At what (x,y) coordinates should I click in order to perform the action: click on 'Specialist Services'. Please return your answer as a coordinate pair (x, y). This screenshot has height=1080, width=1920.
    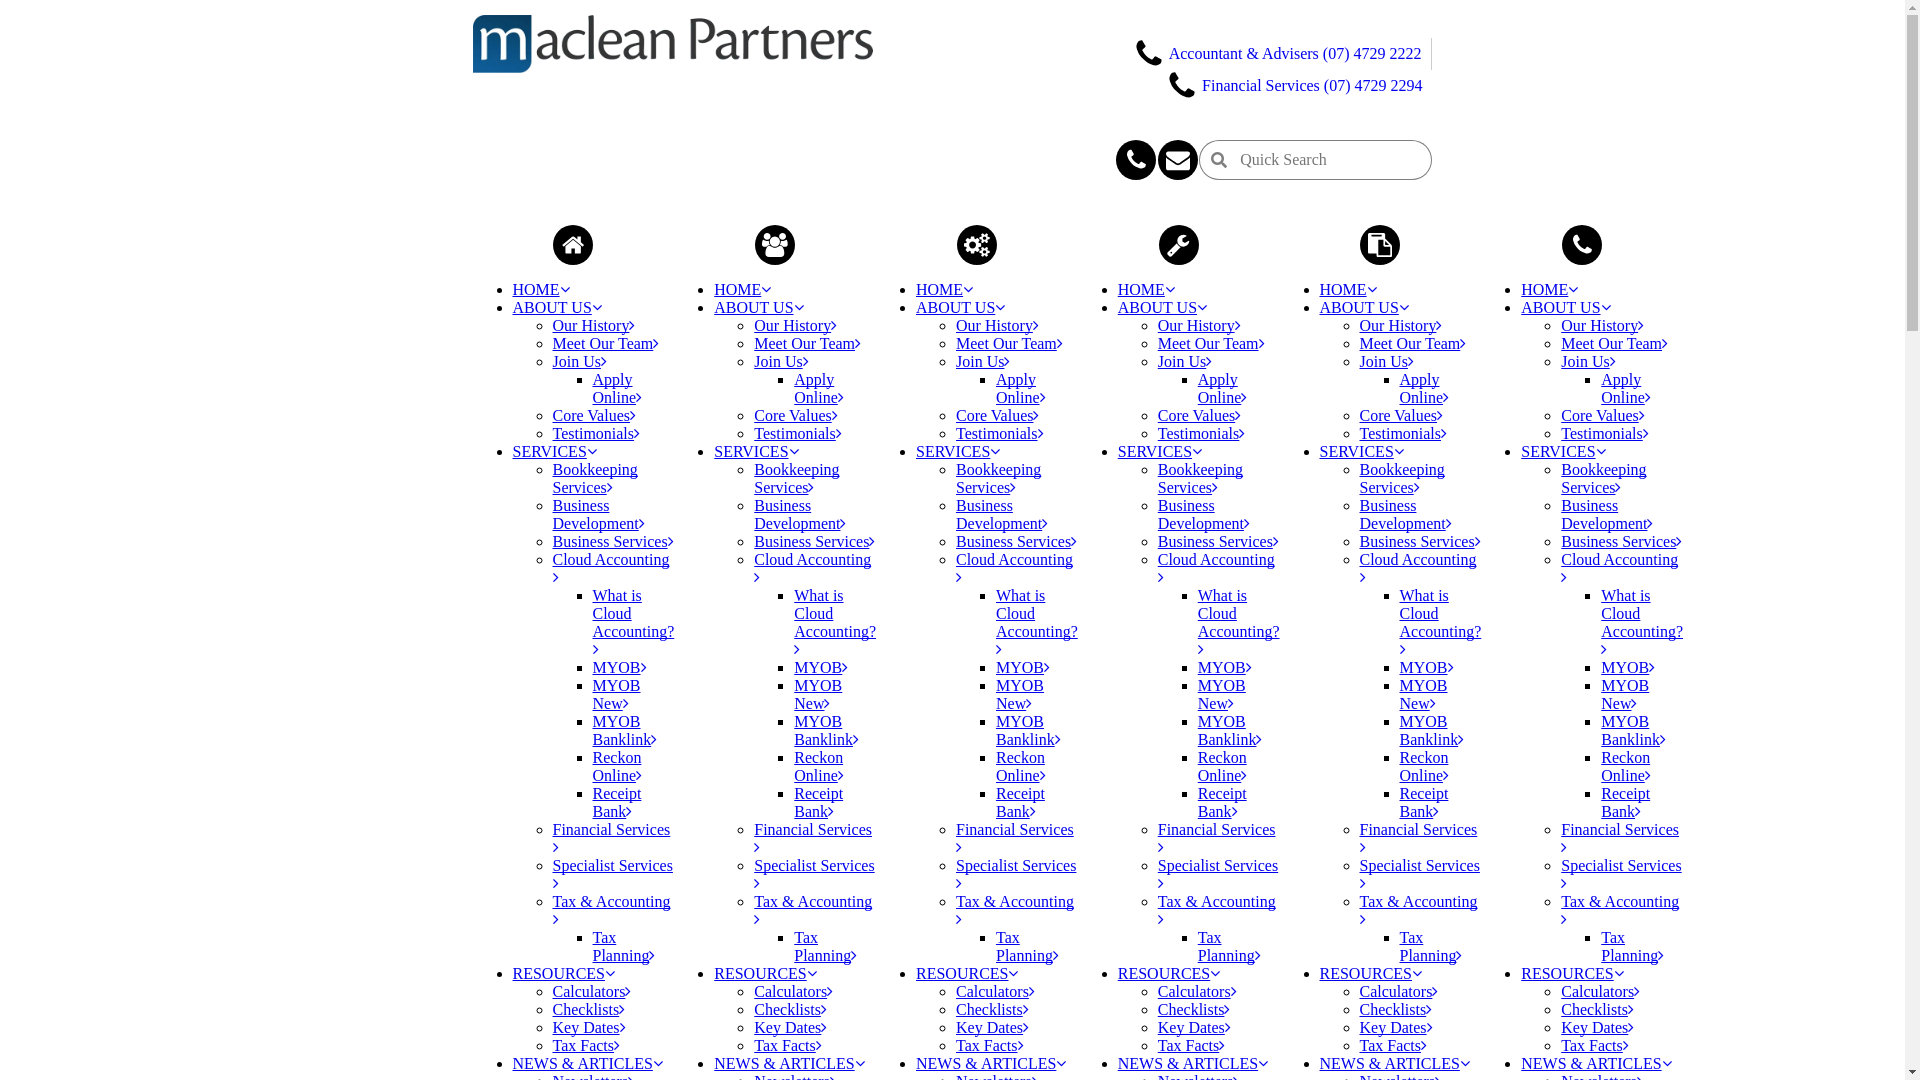
    Looking at the image, I should click on (1217, 873).